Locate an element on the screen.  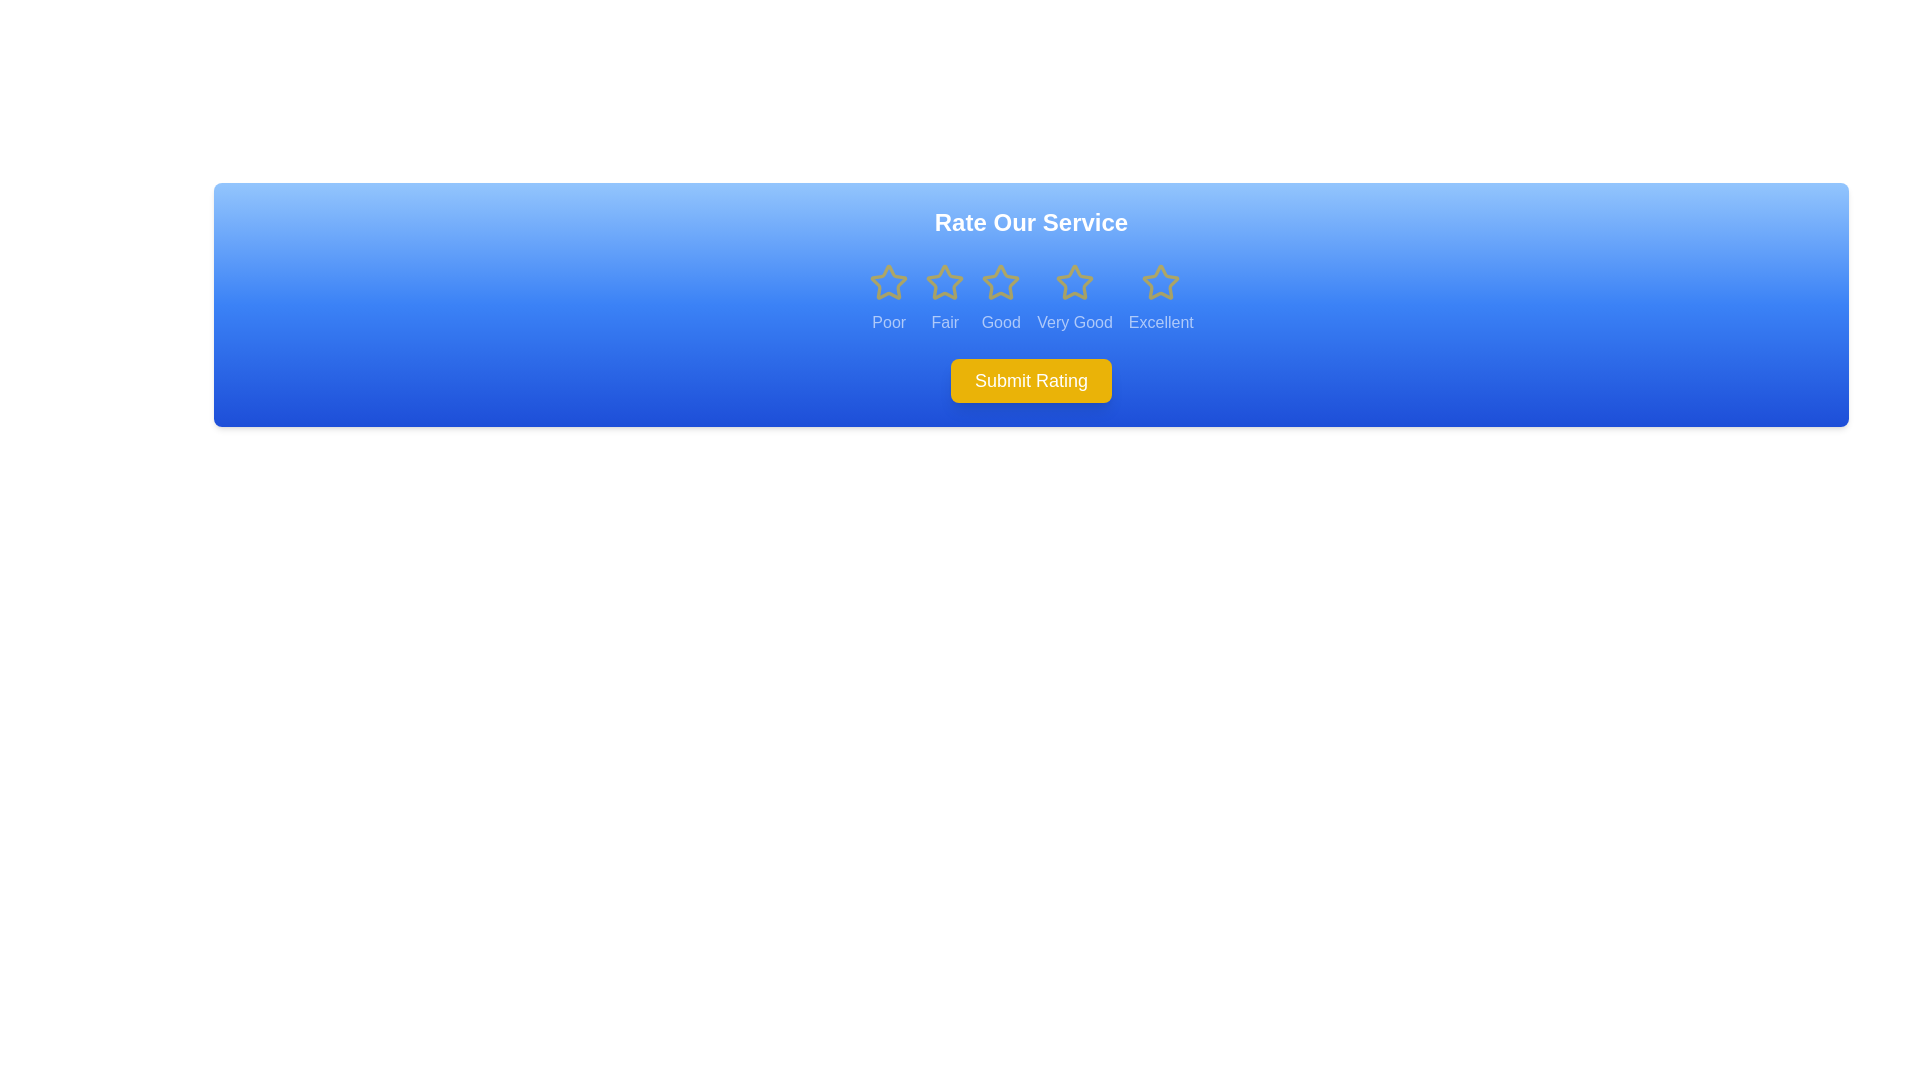
the third star icon from the left in the rating system is located at coordinates (1001, 281).